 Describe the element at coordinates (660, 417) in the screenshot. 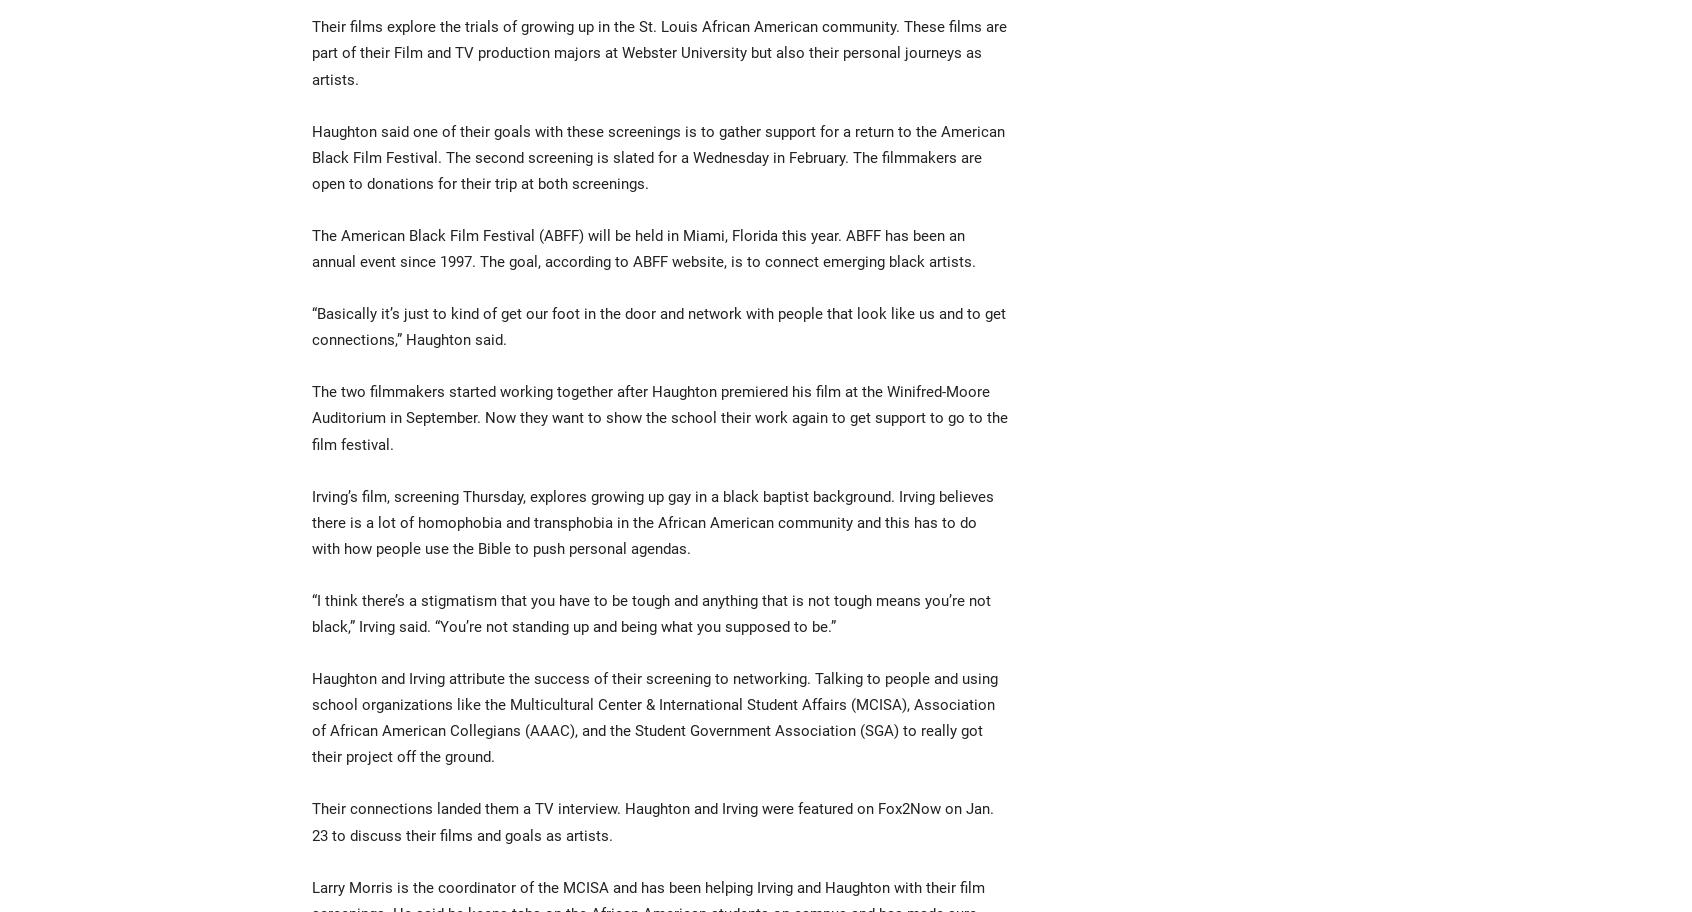

I see `'The two filmmakers started working together after Haughton premiered his film at the Winifred-Moore Auditorium in September. Now they want to show the school their work again to get support to go to the film festival.'` at that location.